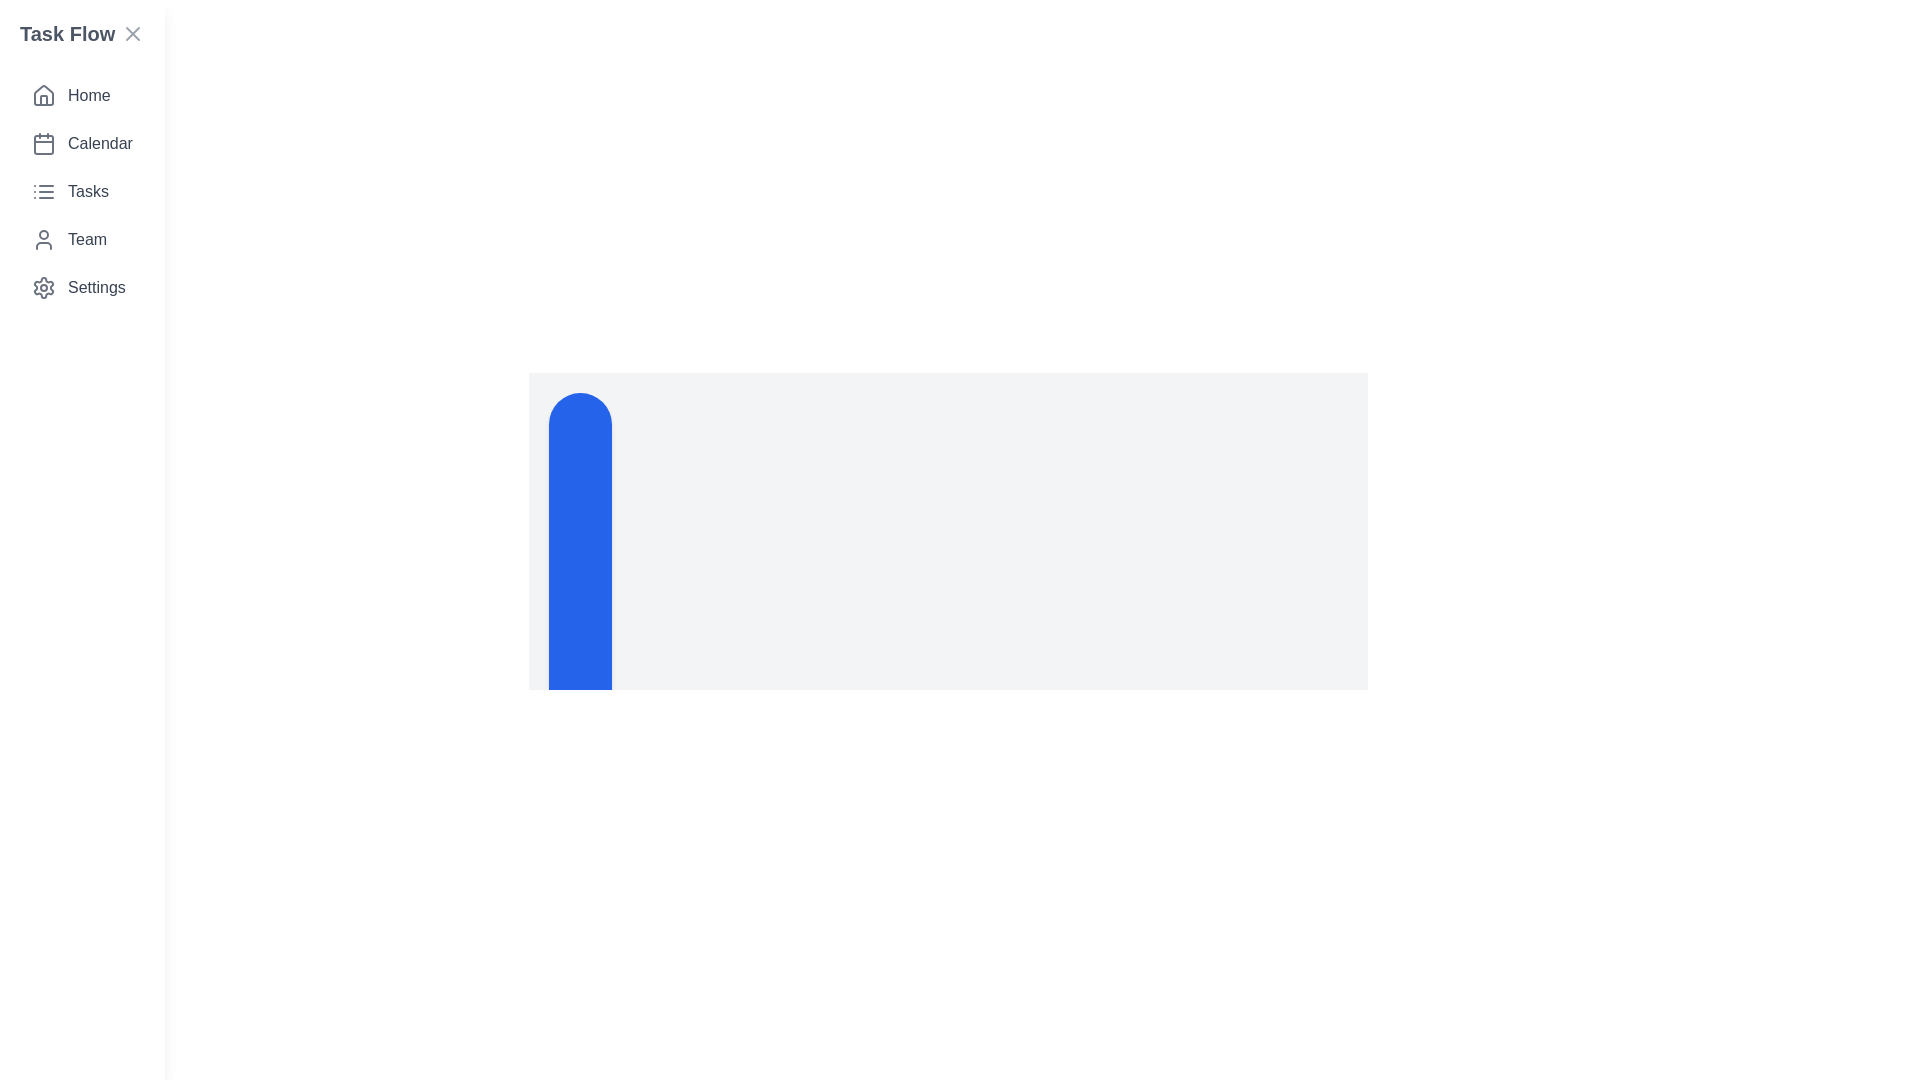 This screenshot has width=1920, height=1080. Describe the element at coordinates (80, 192) in the screenshot. I see `the menu item corresponding to Tasks to navigate to that section` at that location.